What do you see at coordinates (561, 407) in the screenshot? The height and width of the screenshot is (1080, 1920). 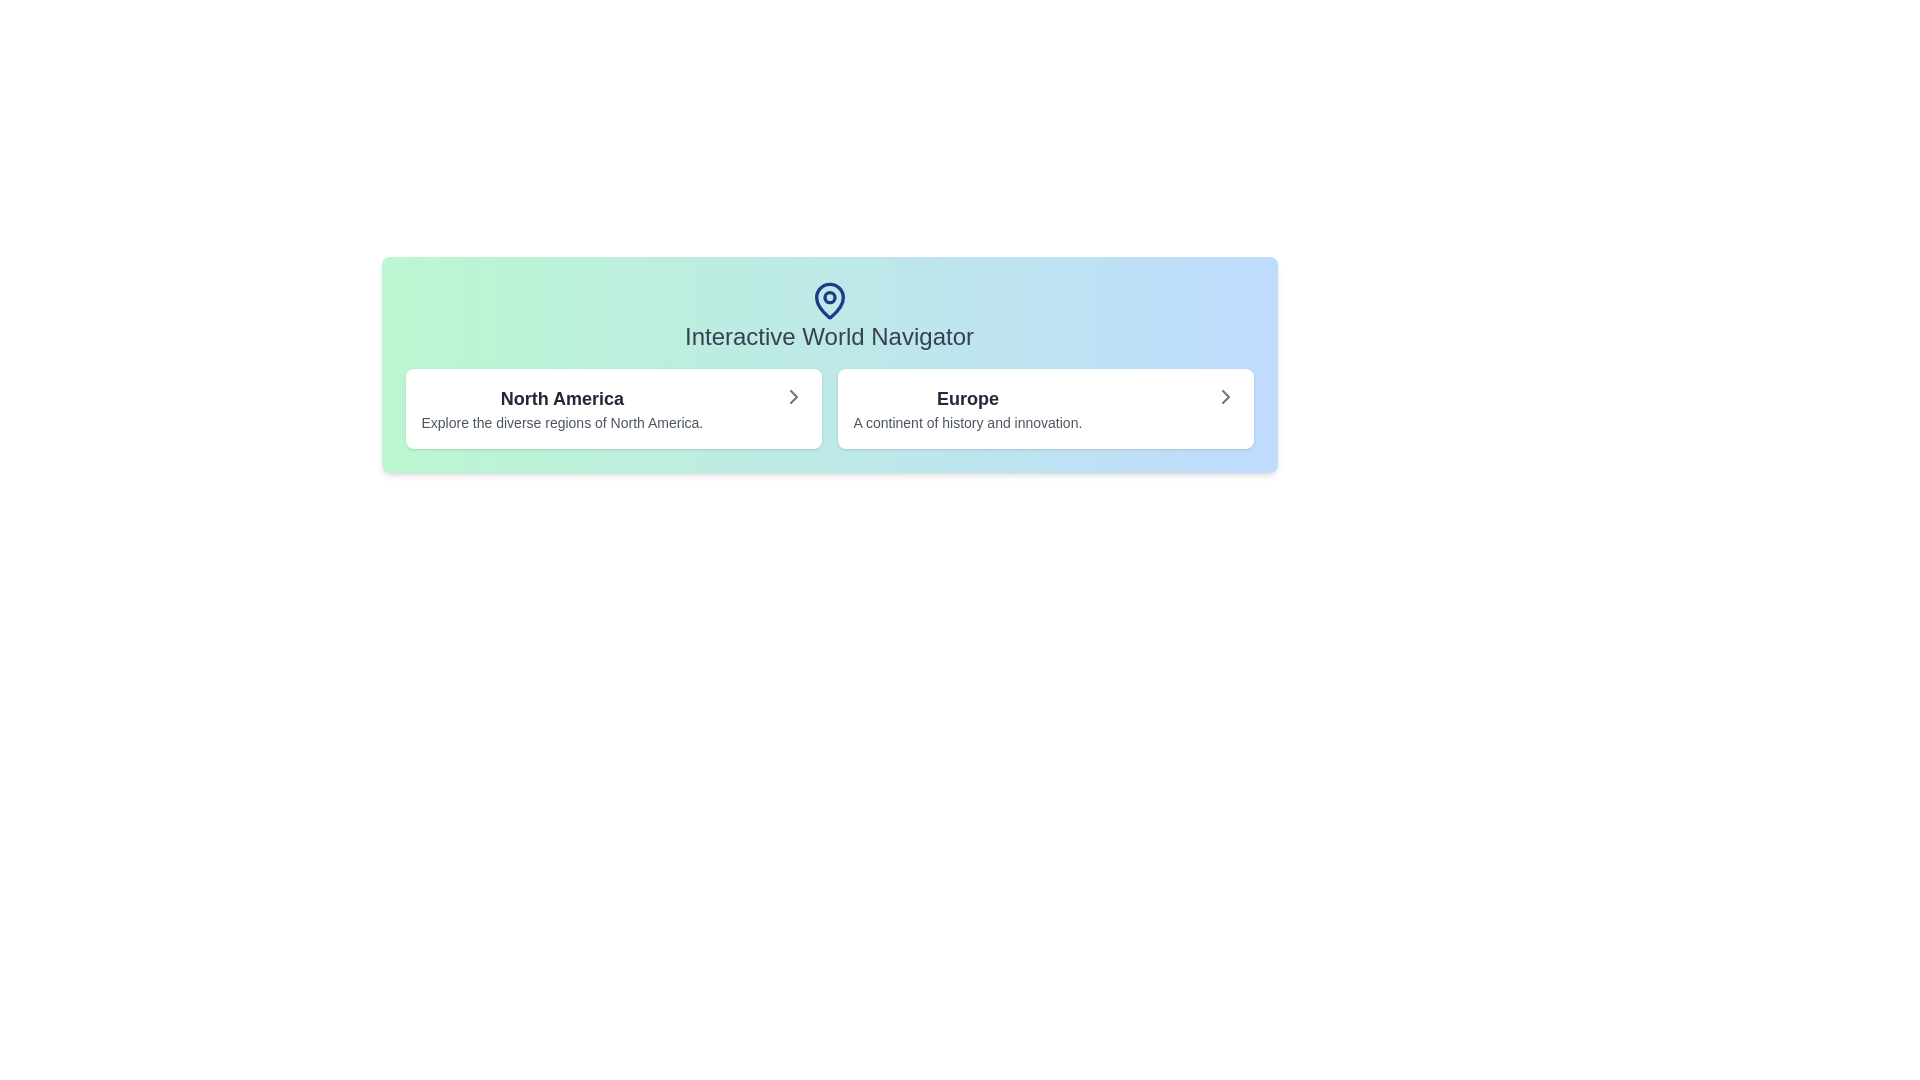 I see `the descriptive text block showcasing the name and brief description of the region 'North America', located on the left side under the title 'Interactive World Navigator' and above an arrow icon pointing right` at bounding box center [561, 407].